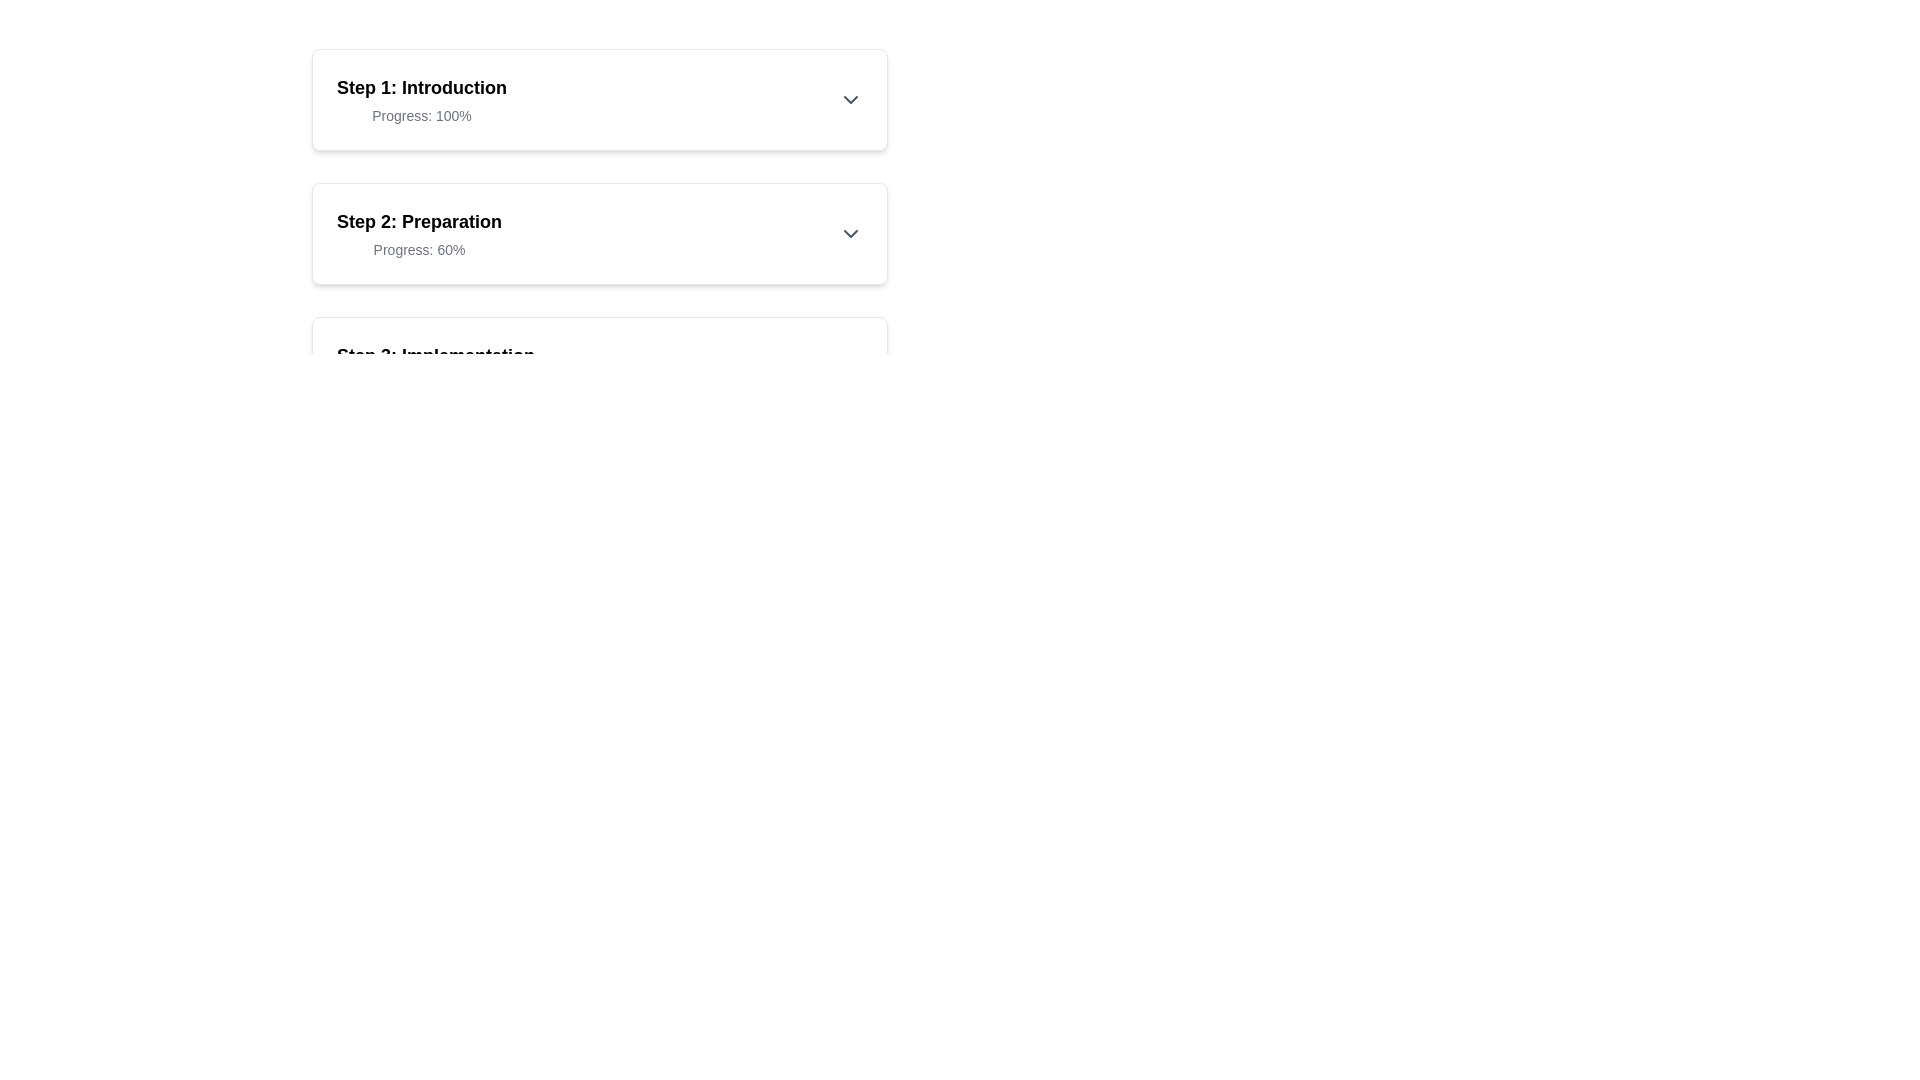  What do you see at coordinates (421, 100) in the screenshot?
I see `progress information from the informational label which displays 'Progress: 100%' below the title 'Step 1: Introduction'` at bounding box center [421, 100].